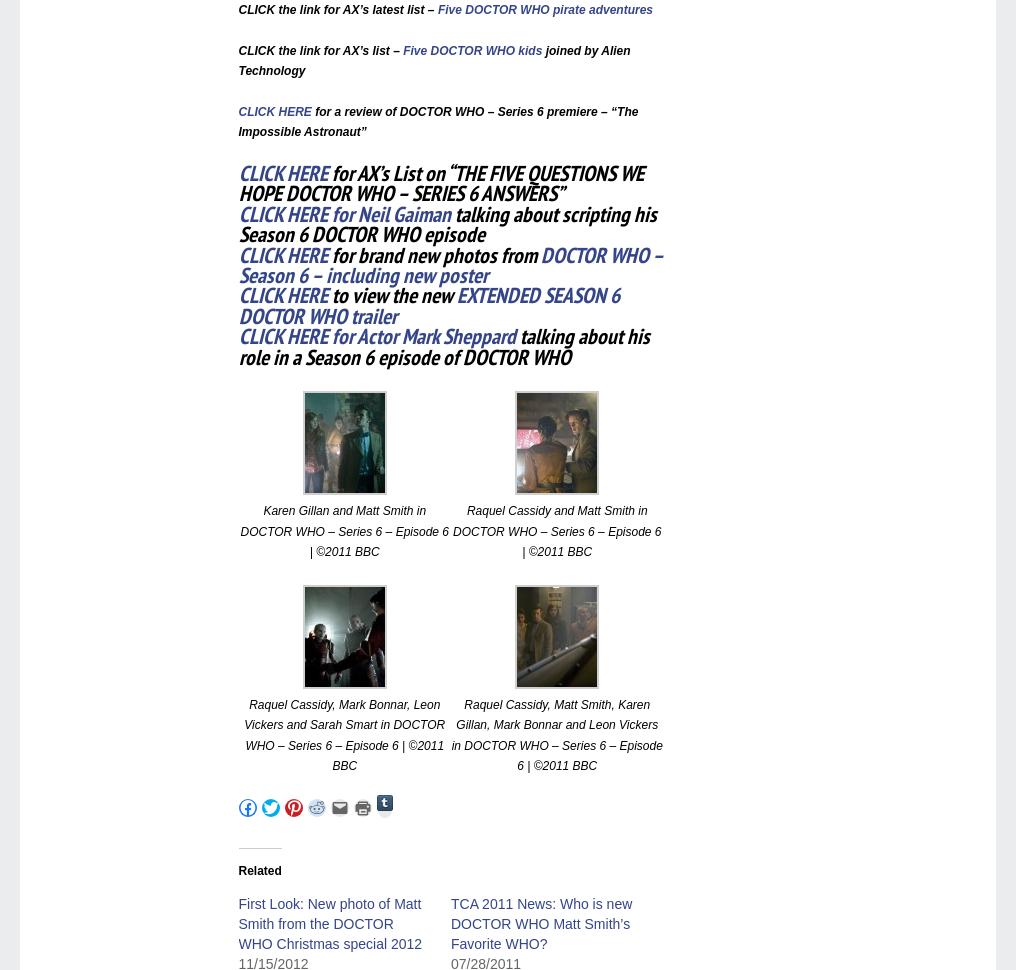  I want to click on 'Five DOCTOR WHO kids', so click(472, 48).